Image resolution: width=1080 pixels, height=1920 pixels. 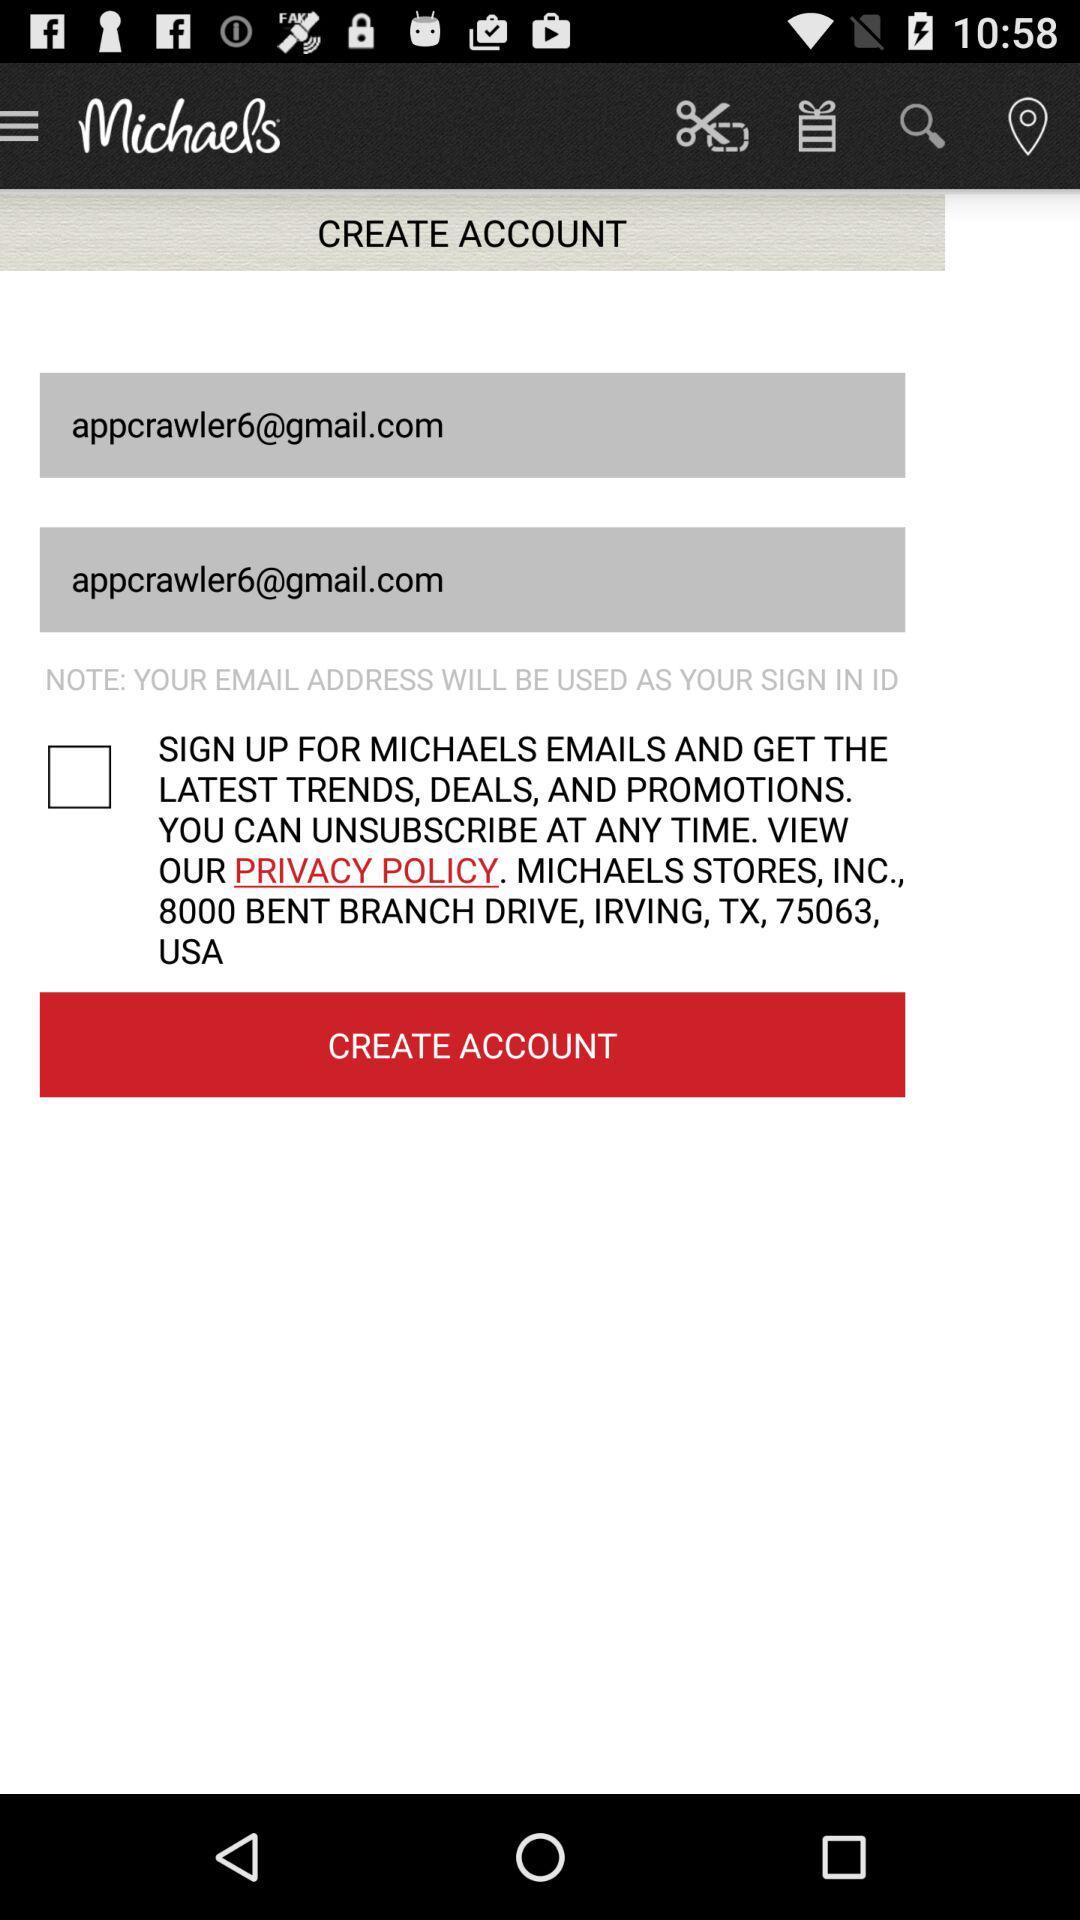 What do you see at coordinates (99, 776) in the screenshot?
I see `check box for emails` at bounding box center [99, 776].